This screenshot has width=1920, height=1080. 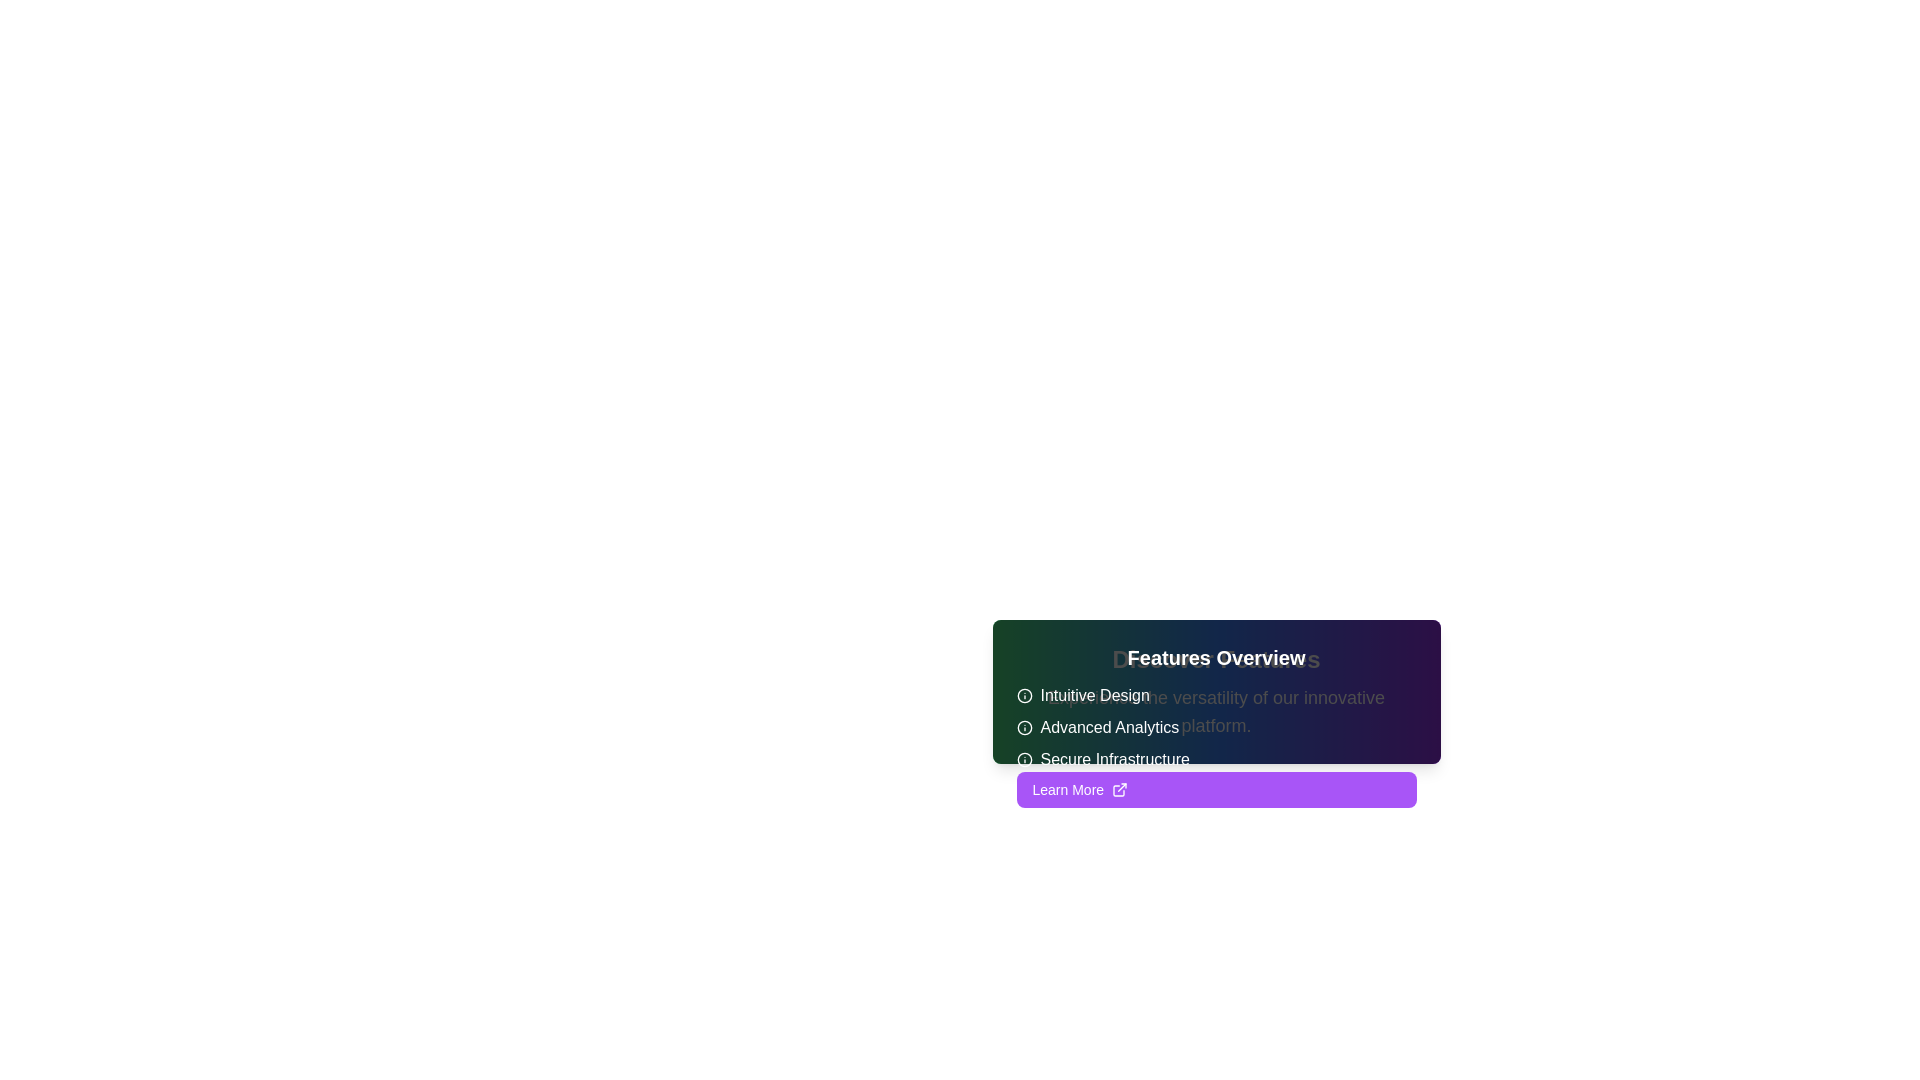 What do you see at coordinates (1024, 759) in the screenshot?
I see `the decorative vector graphic component, which is a circular icon adjacent to the text 'Secure Infrastructure'` at bounding box center [1024, 759].